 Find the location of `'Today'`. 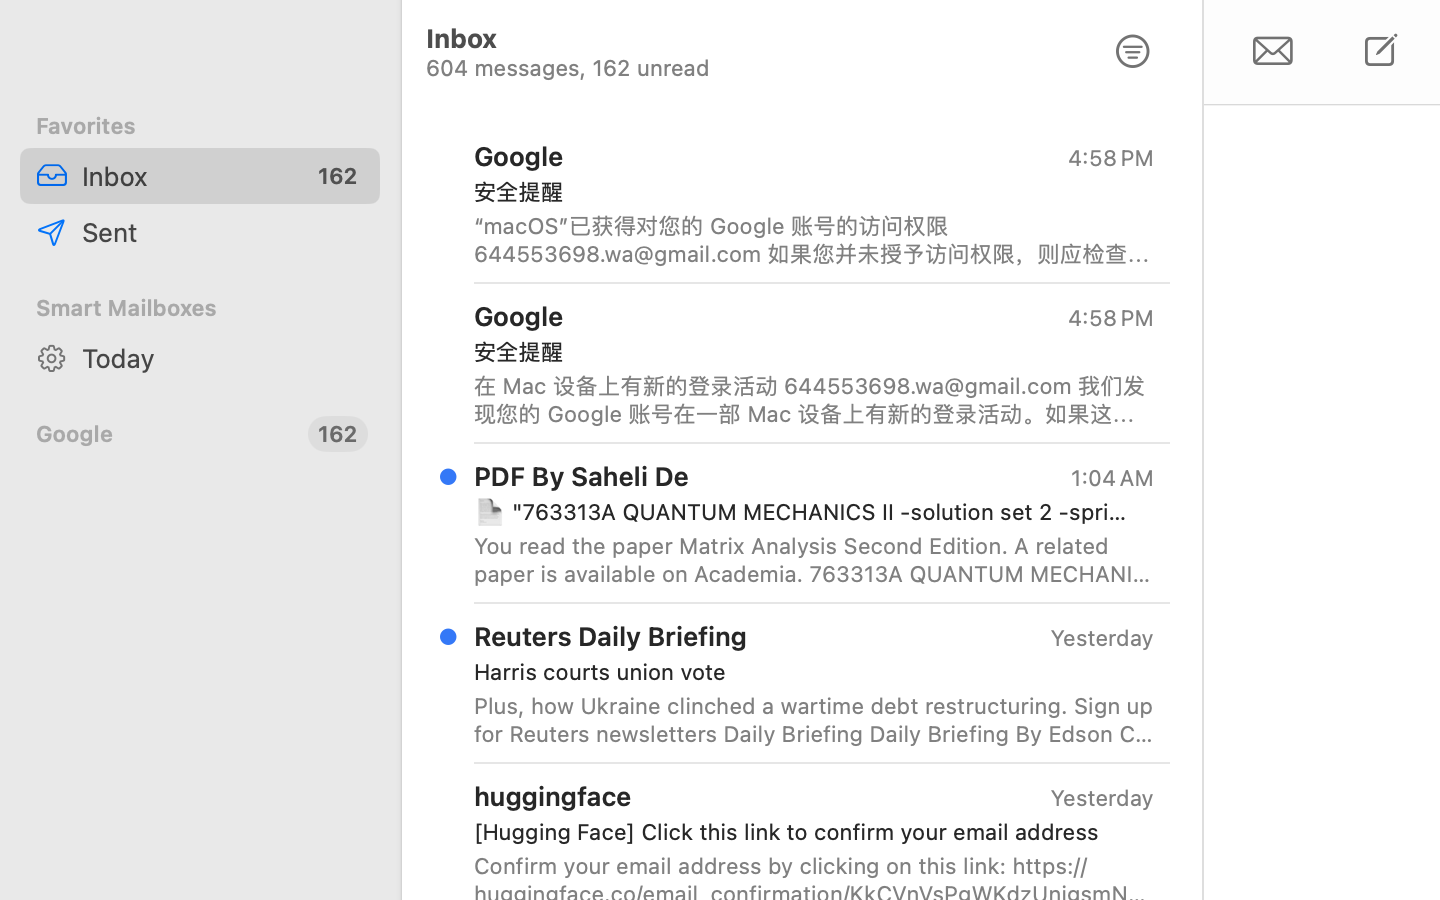

'Today' is located at coordinates (223, 358).